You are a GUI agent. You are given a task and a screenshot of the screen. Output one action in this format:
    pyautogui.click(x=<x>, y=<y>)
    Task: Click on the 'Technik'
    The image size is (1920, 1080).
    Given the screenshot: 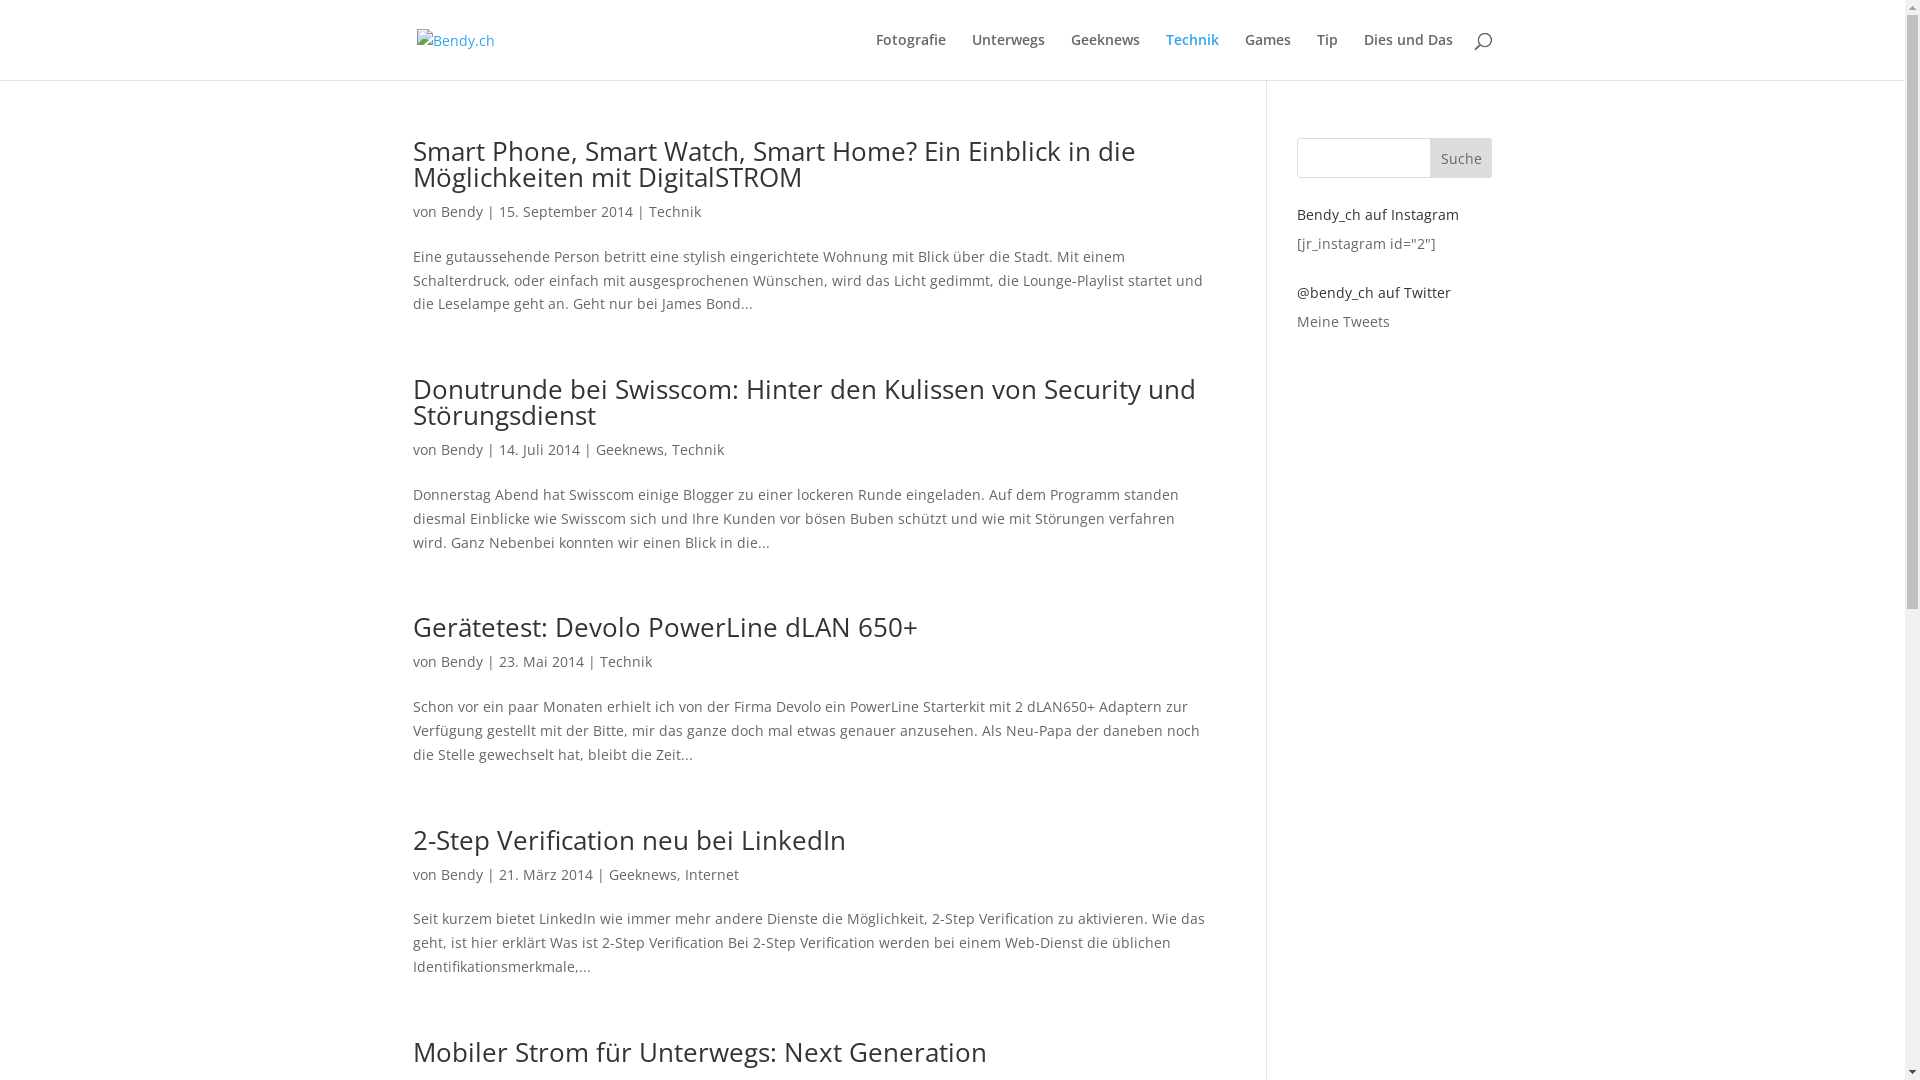 What is the action you would take?
    pyautogui.click(x=697, y=448)
    